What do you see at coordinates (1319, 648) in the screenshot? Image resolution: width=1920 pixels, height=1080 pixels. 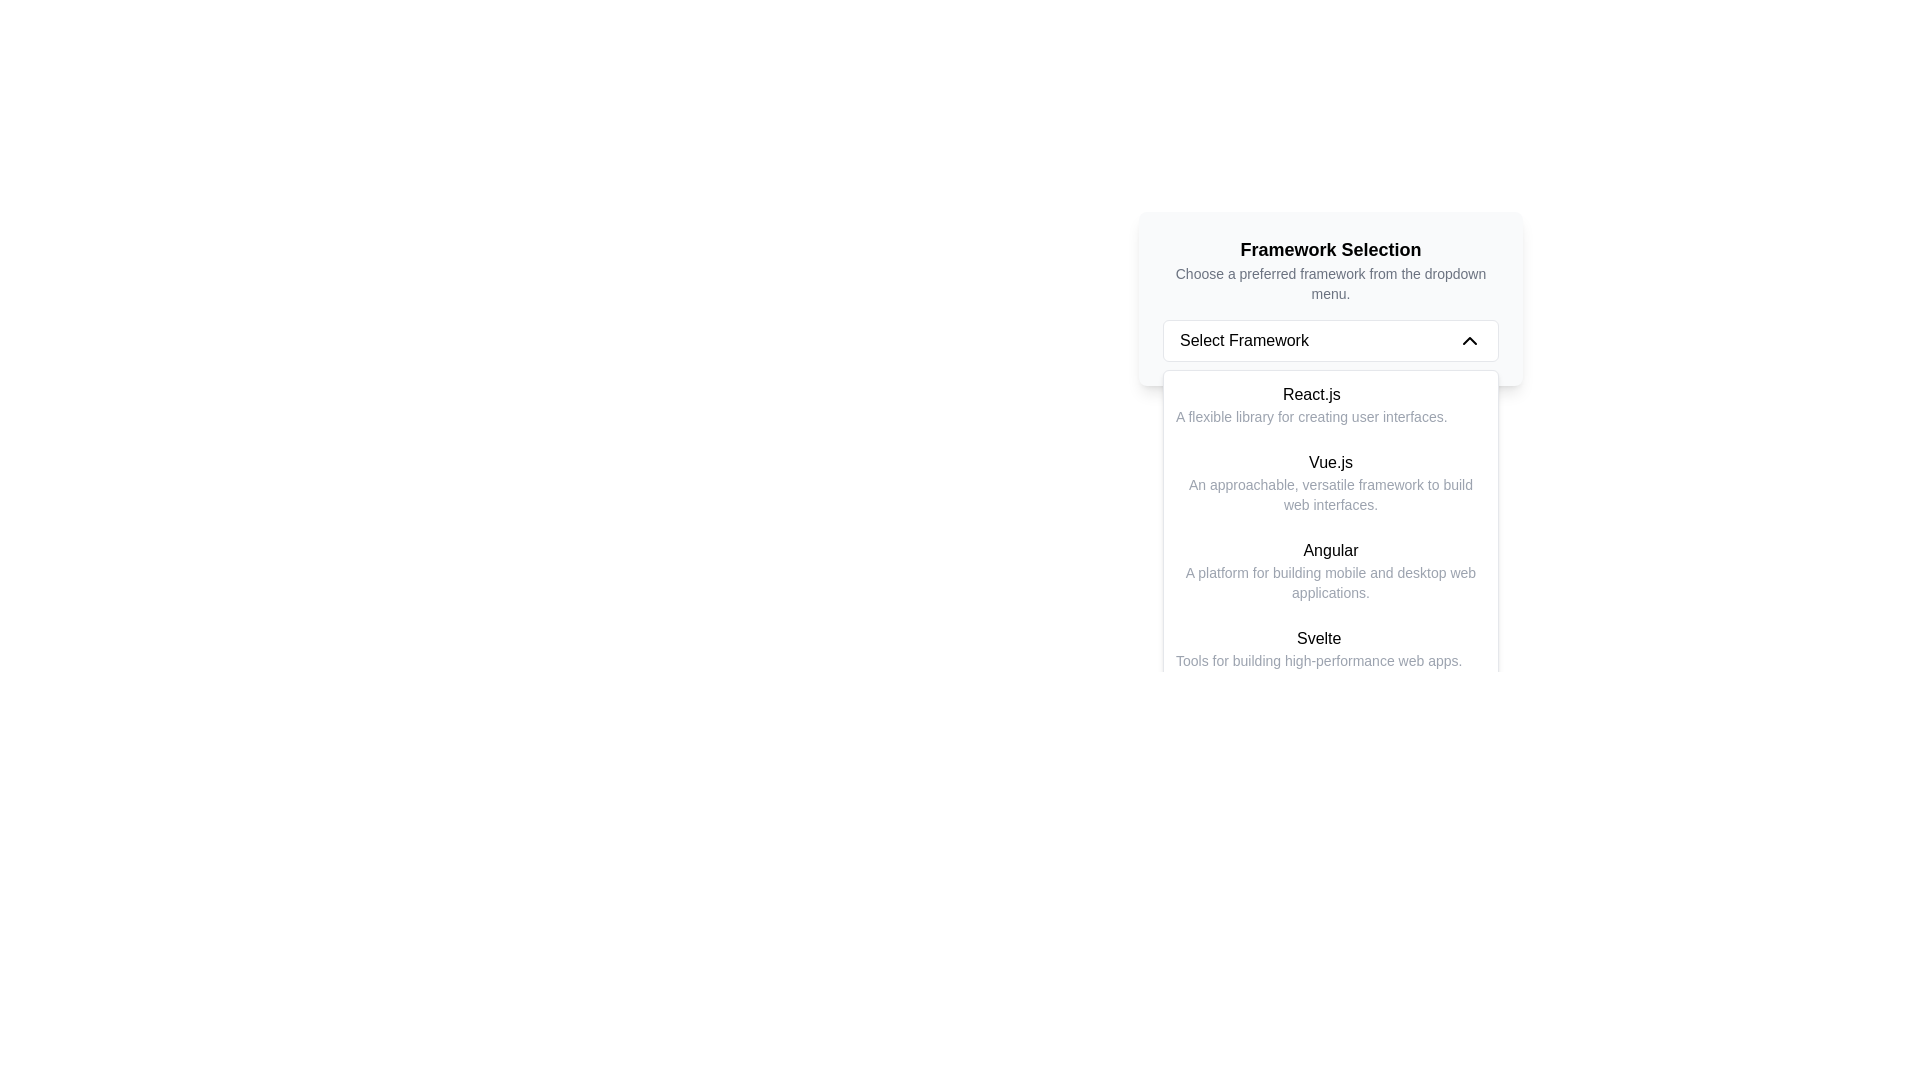 I see `informational List item for the 'Svelte' framework, which is the fourth item in the dropdown menu positioned beneath 'Angular'` at bounding box center [1319, 648].